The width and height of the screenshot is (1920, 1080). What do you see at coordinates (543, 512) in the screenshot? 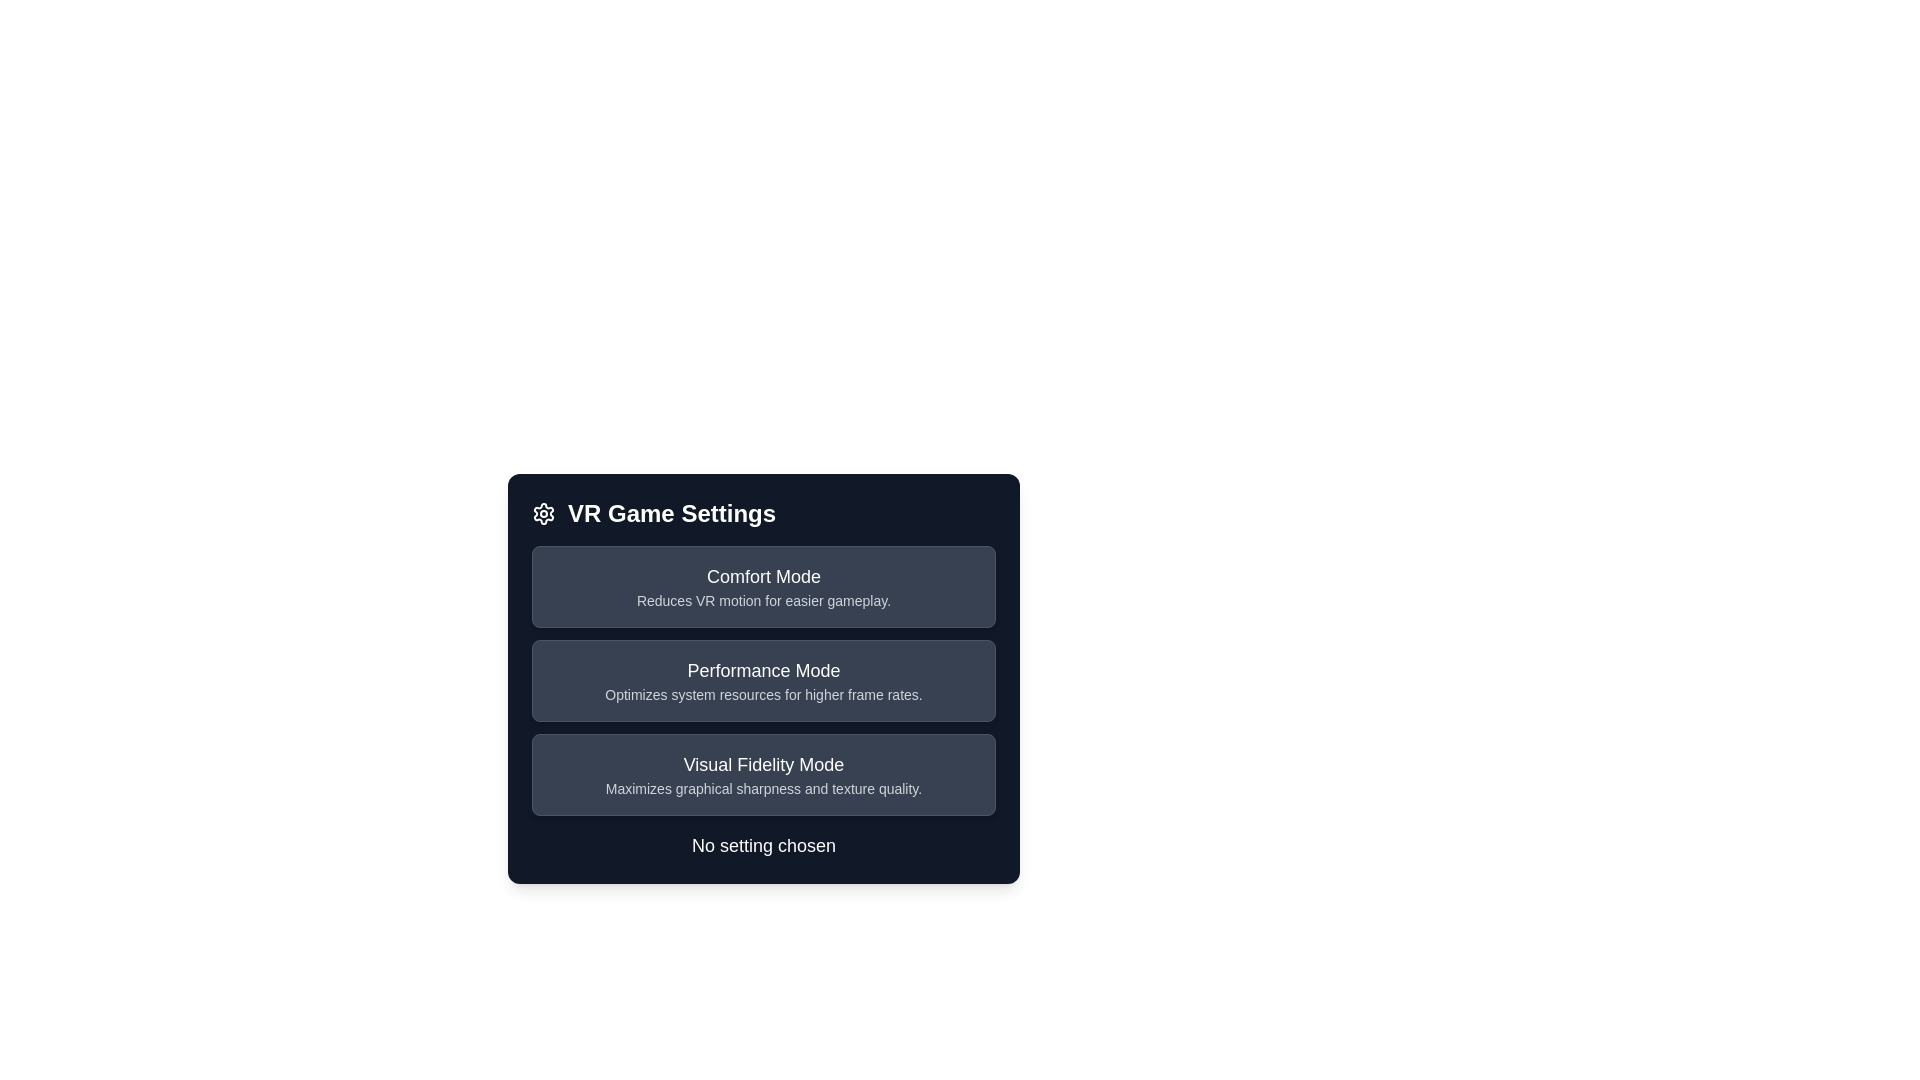
I see `the gear icon positioned to the left of the 'VR Game Settings' heading in the top-left corner of the settings interface` at bounding box center [543, 512].